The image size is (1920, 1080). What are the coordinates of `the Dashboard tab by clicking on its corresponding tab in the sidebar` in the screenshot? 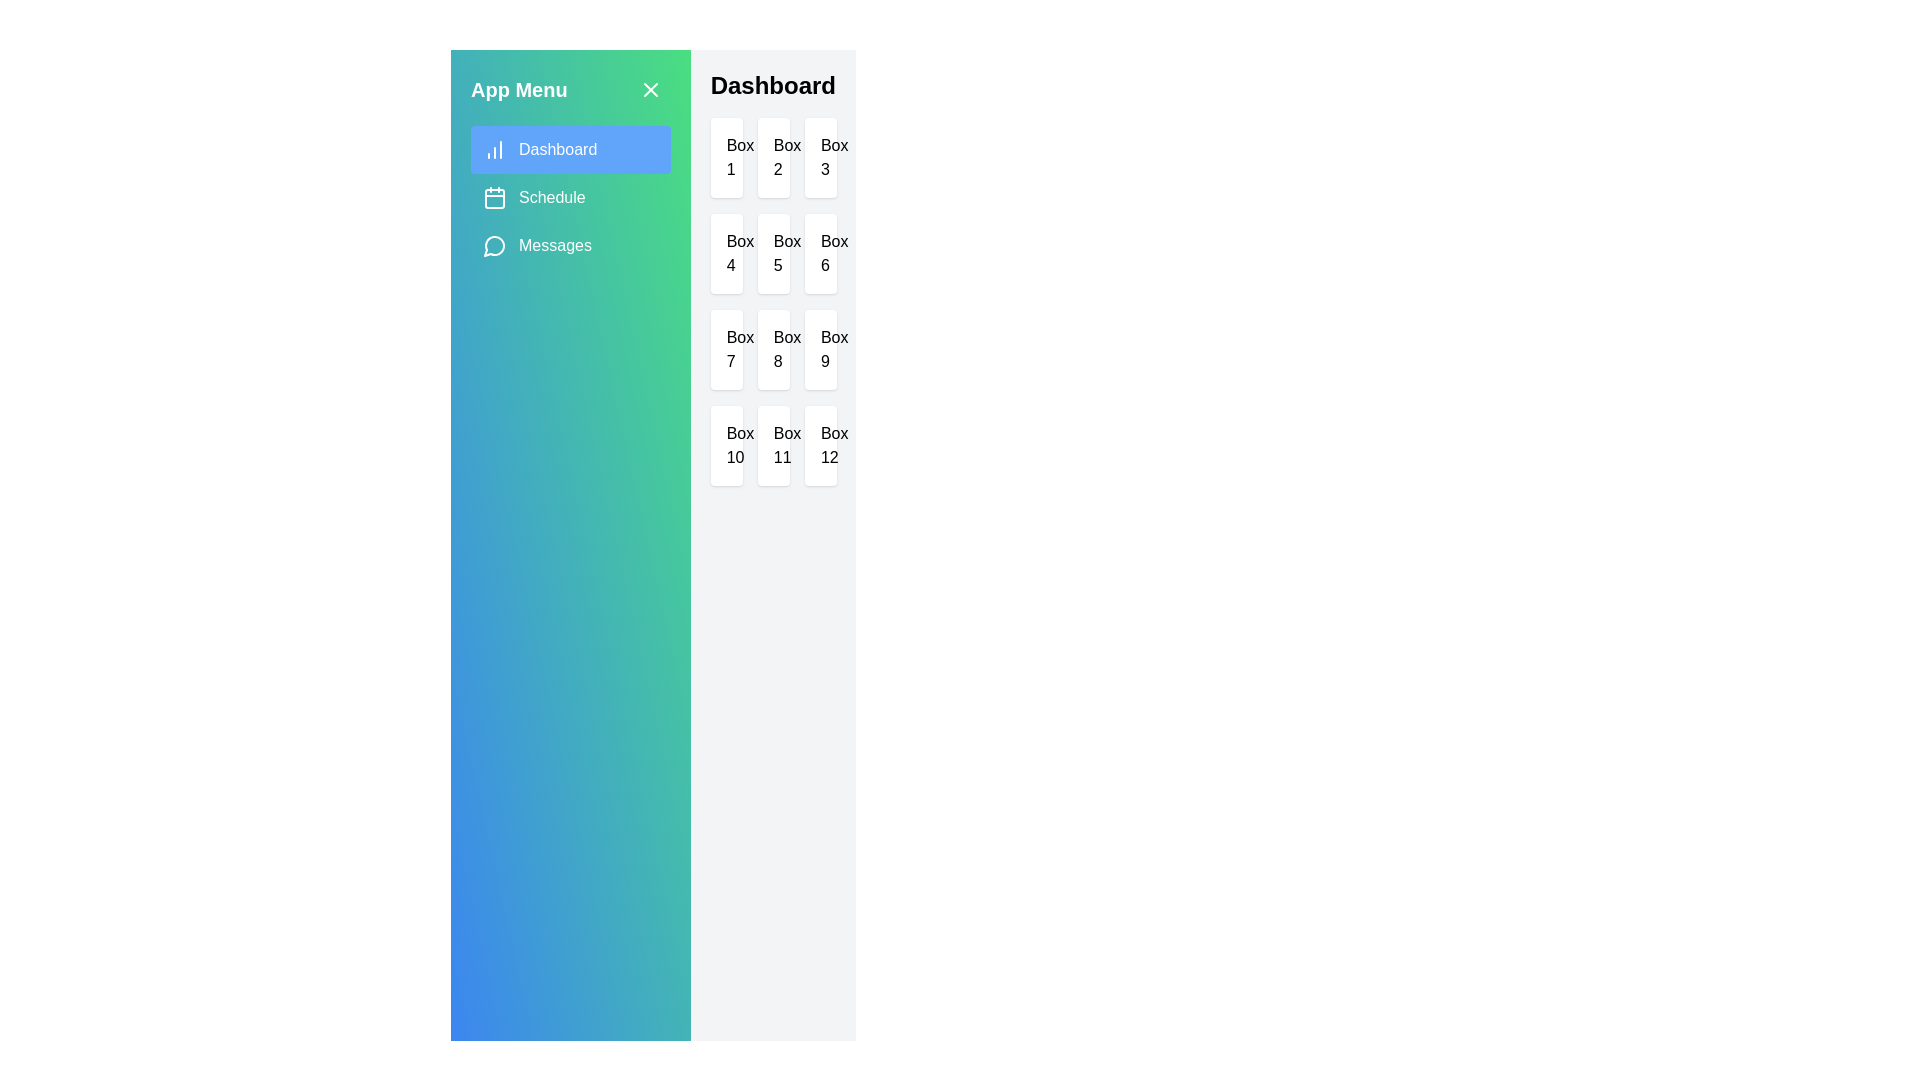 It's located at (569, 149).